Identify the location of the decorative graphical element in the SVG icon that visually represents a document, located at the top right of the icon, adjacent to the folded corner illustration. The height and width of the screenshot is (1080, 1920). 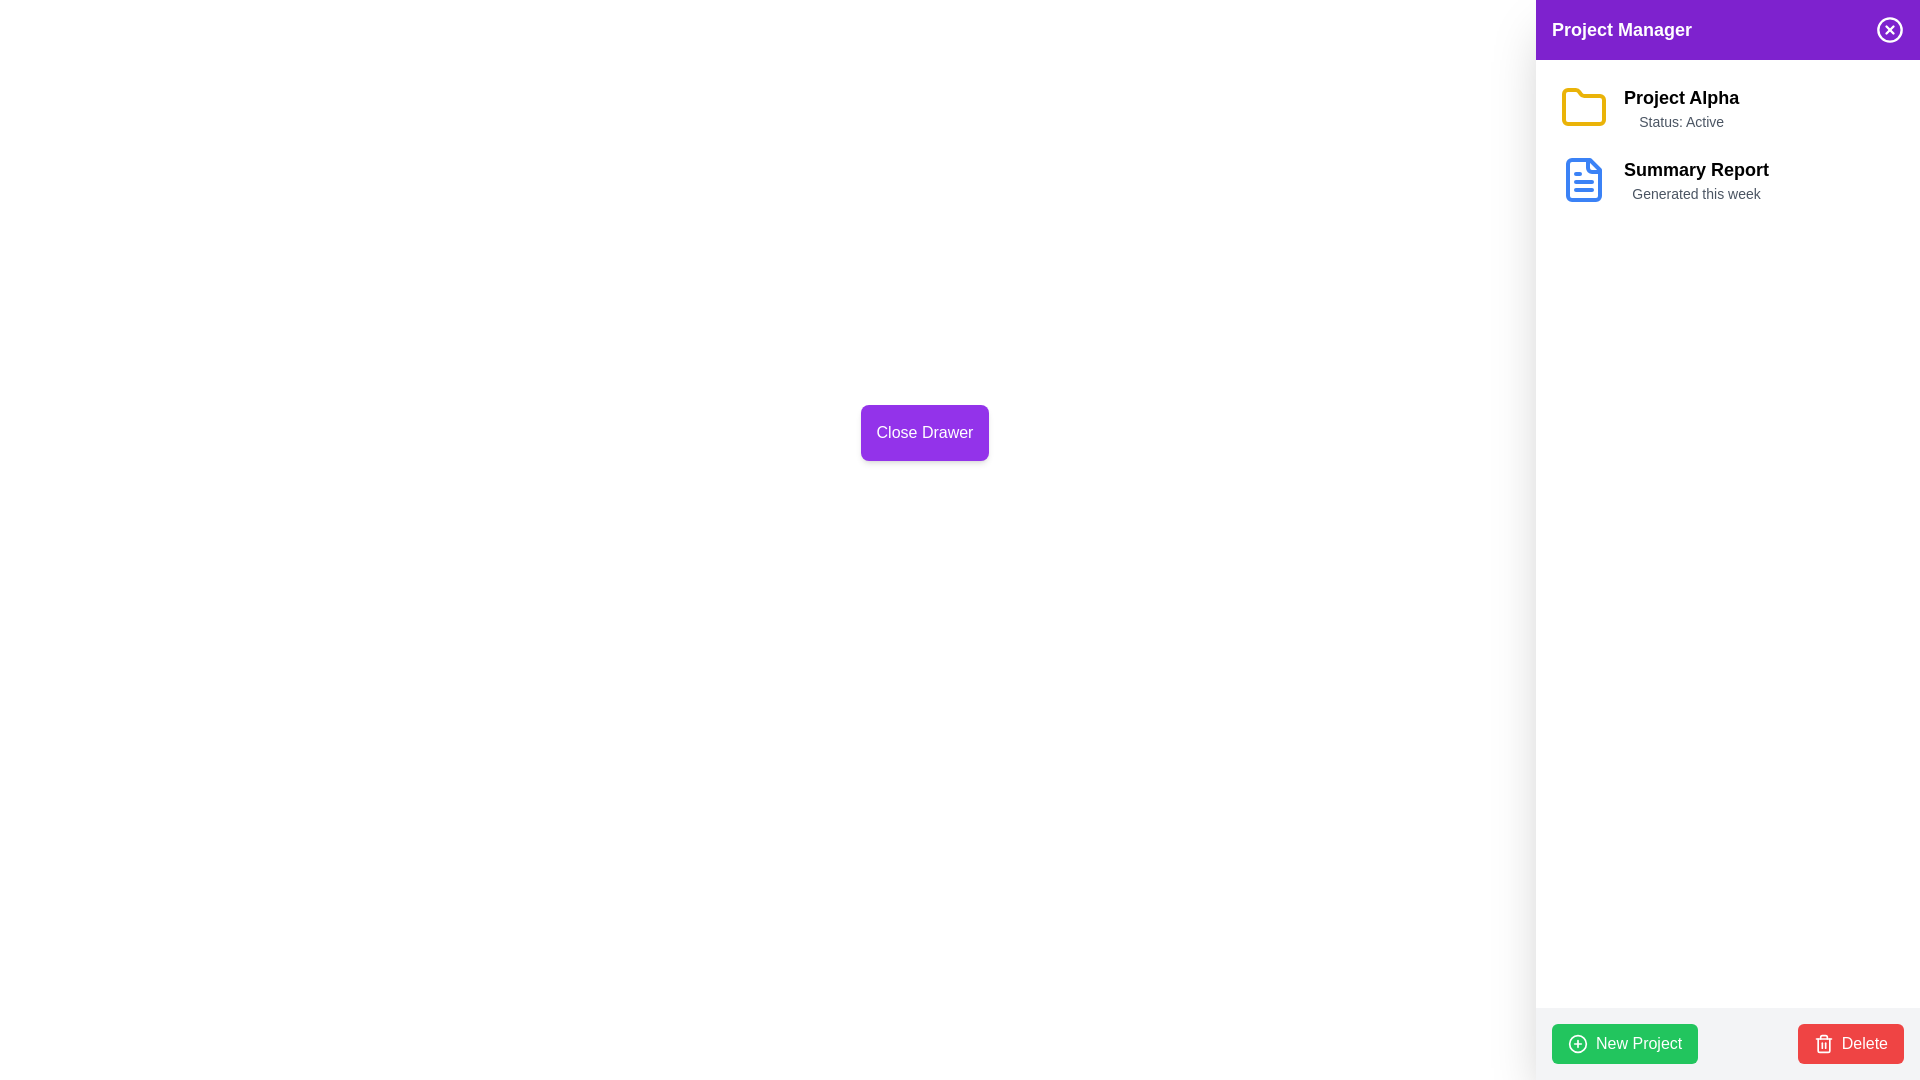
(1592, 164).